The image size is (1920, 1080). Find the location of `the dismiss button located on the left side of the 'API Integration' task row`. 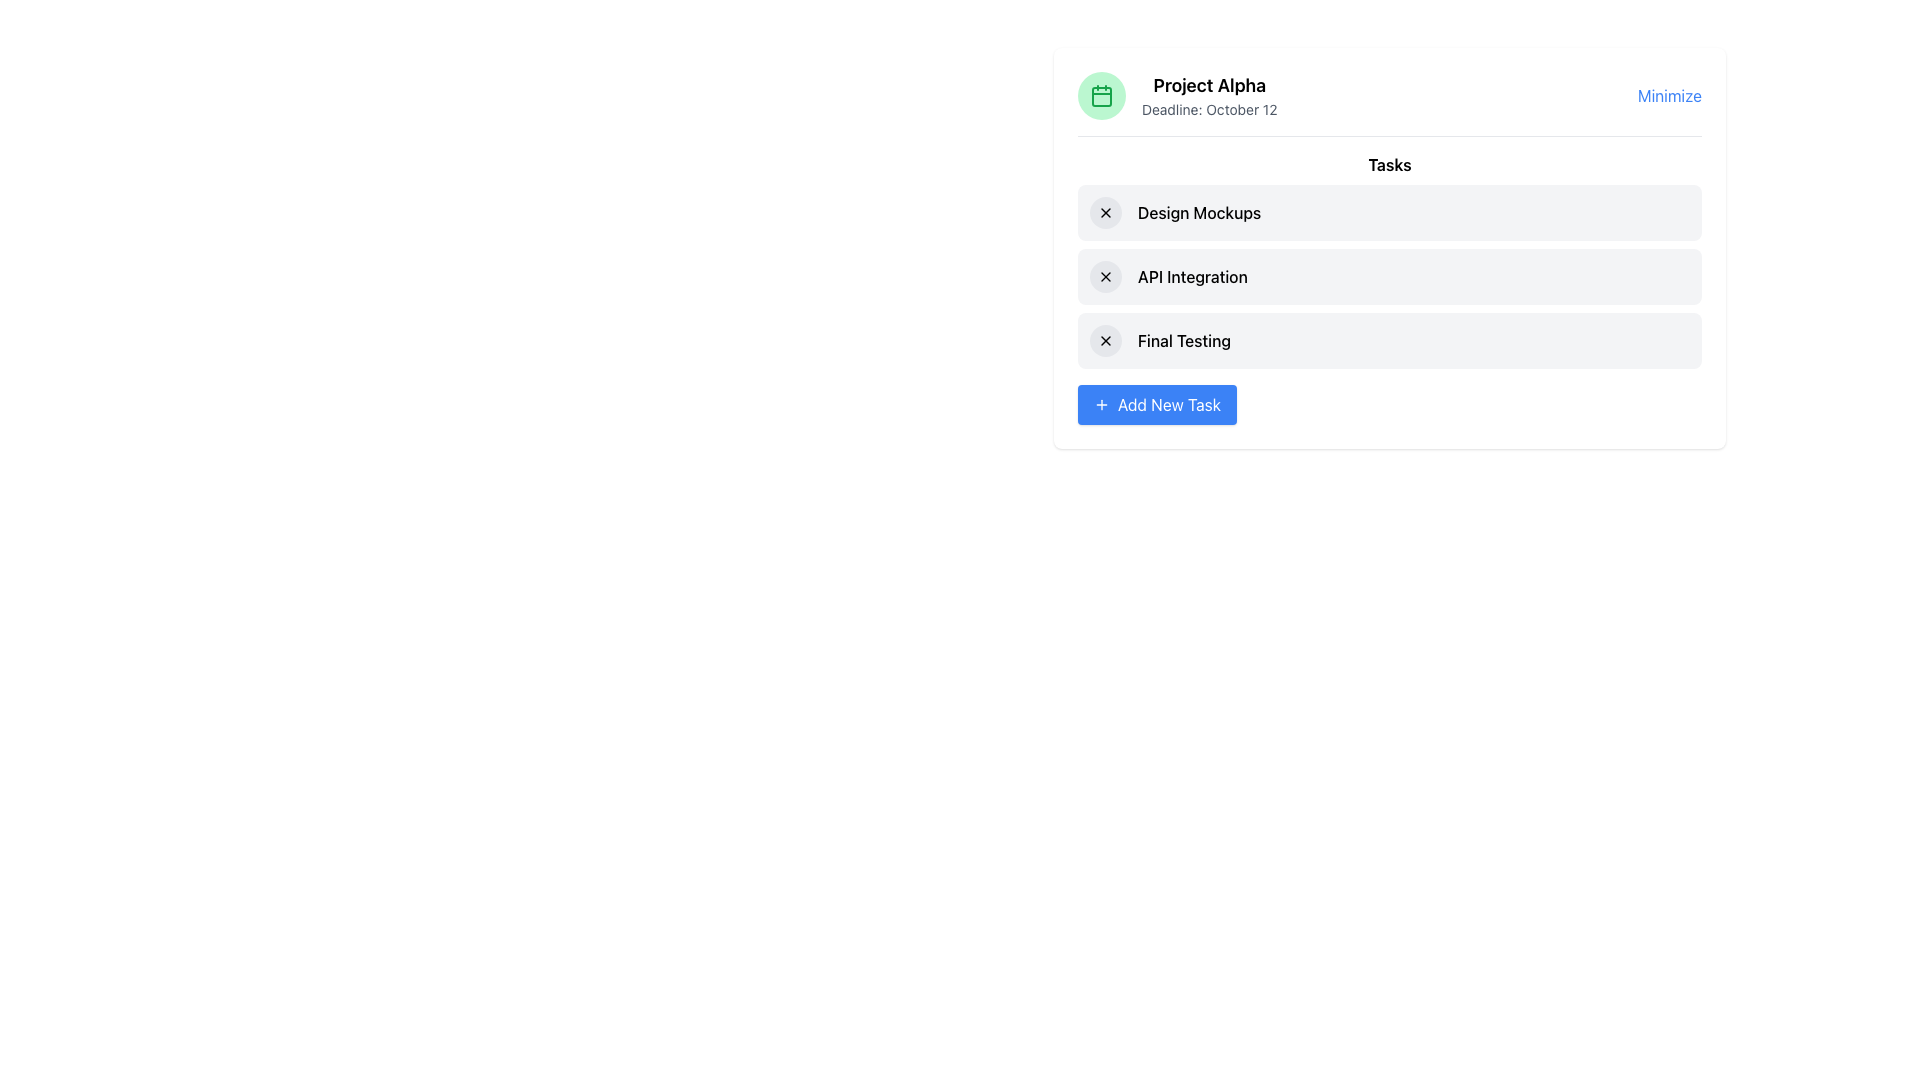

the dismiss button located on the left side of the 'API Integration' task row is located at coordinates (1104, 277).